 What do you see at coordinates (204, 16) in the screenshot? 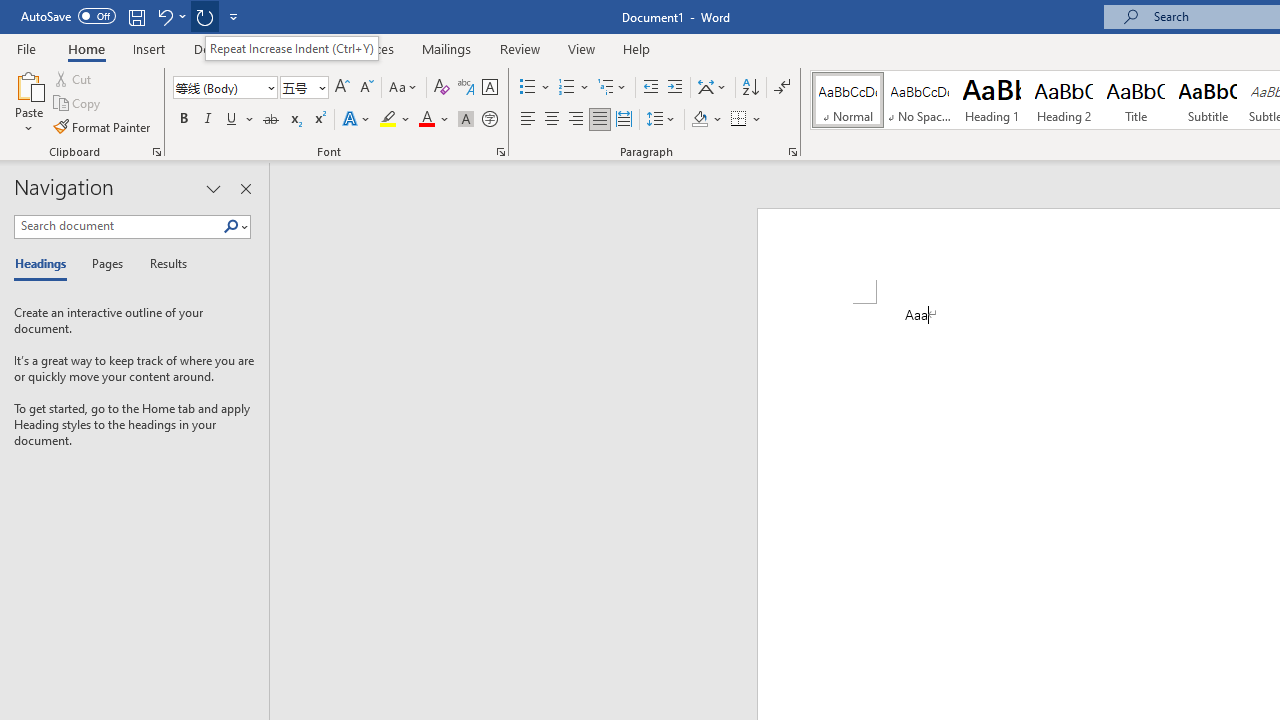
I see `'Repeat Increase Indent'` at bounding box center [204, 16].